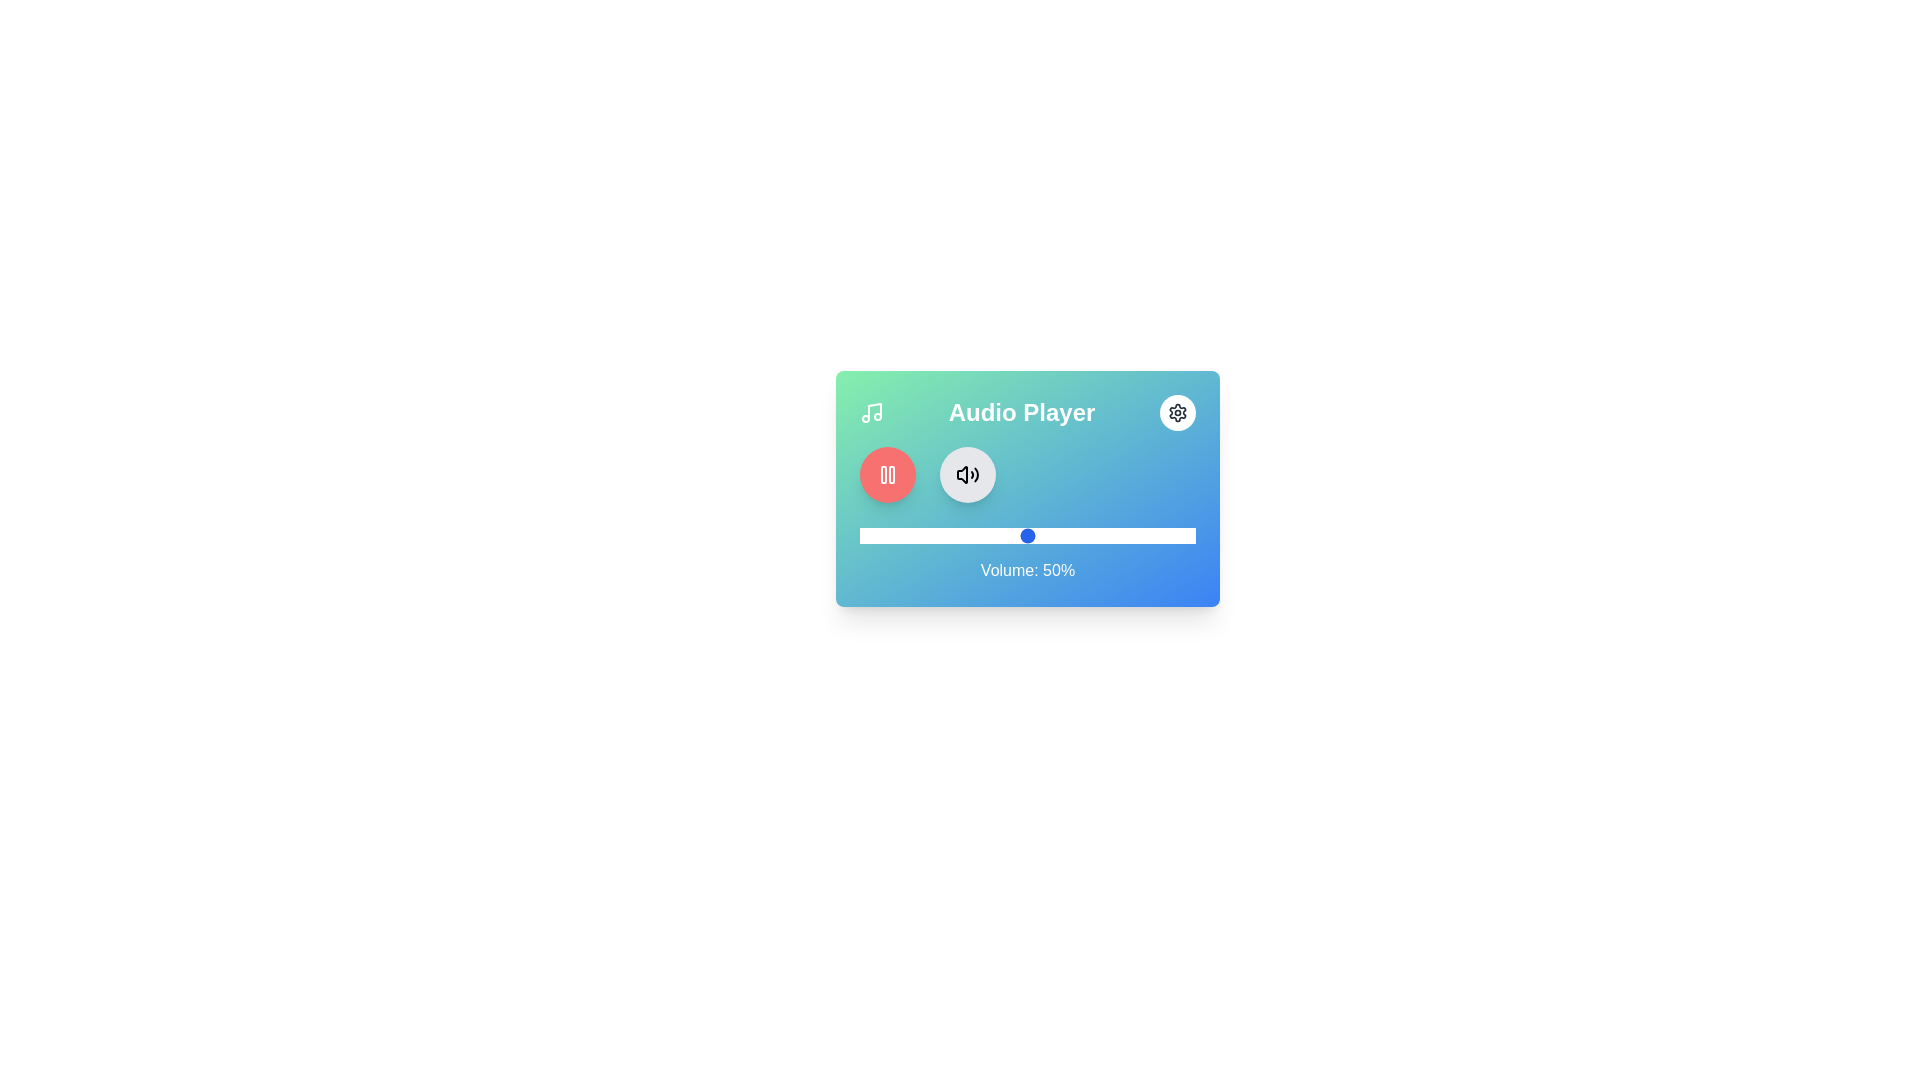 This screenshot has height=1080, width=1920. What do you see at coordinates (887, 474) in the screenshot?
I see `the first button in the row within the 'Audio Player' component` at bounding box center [887, 474].